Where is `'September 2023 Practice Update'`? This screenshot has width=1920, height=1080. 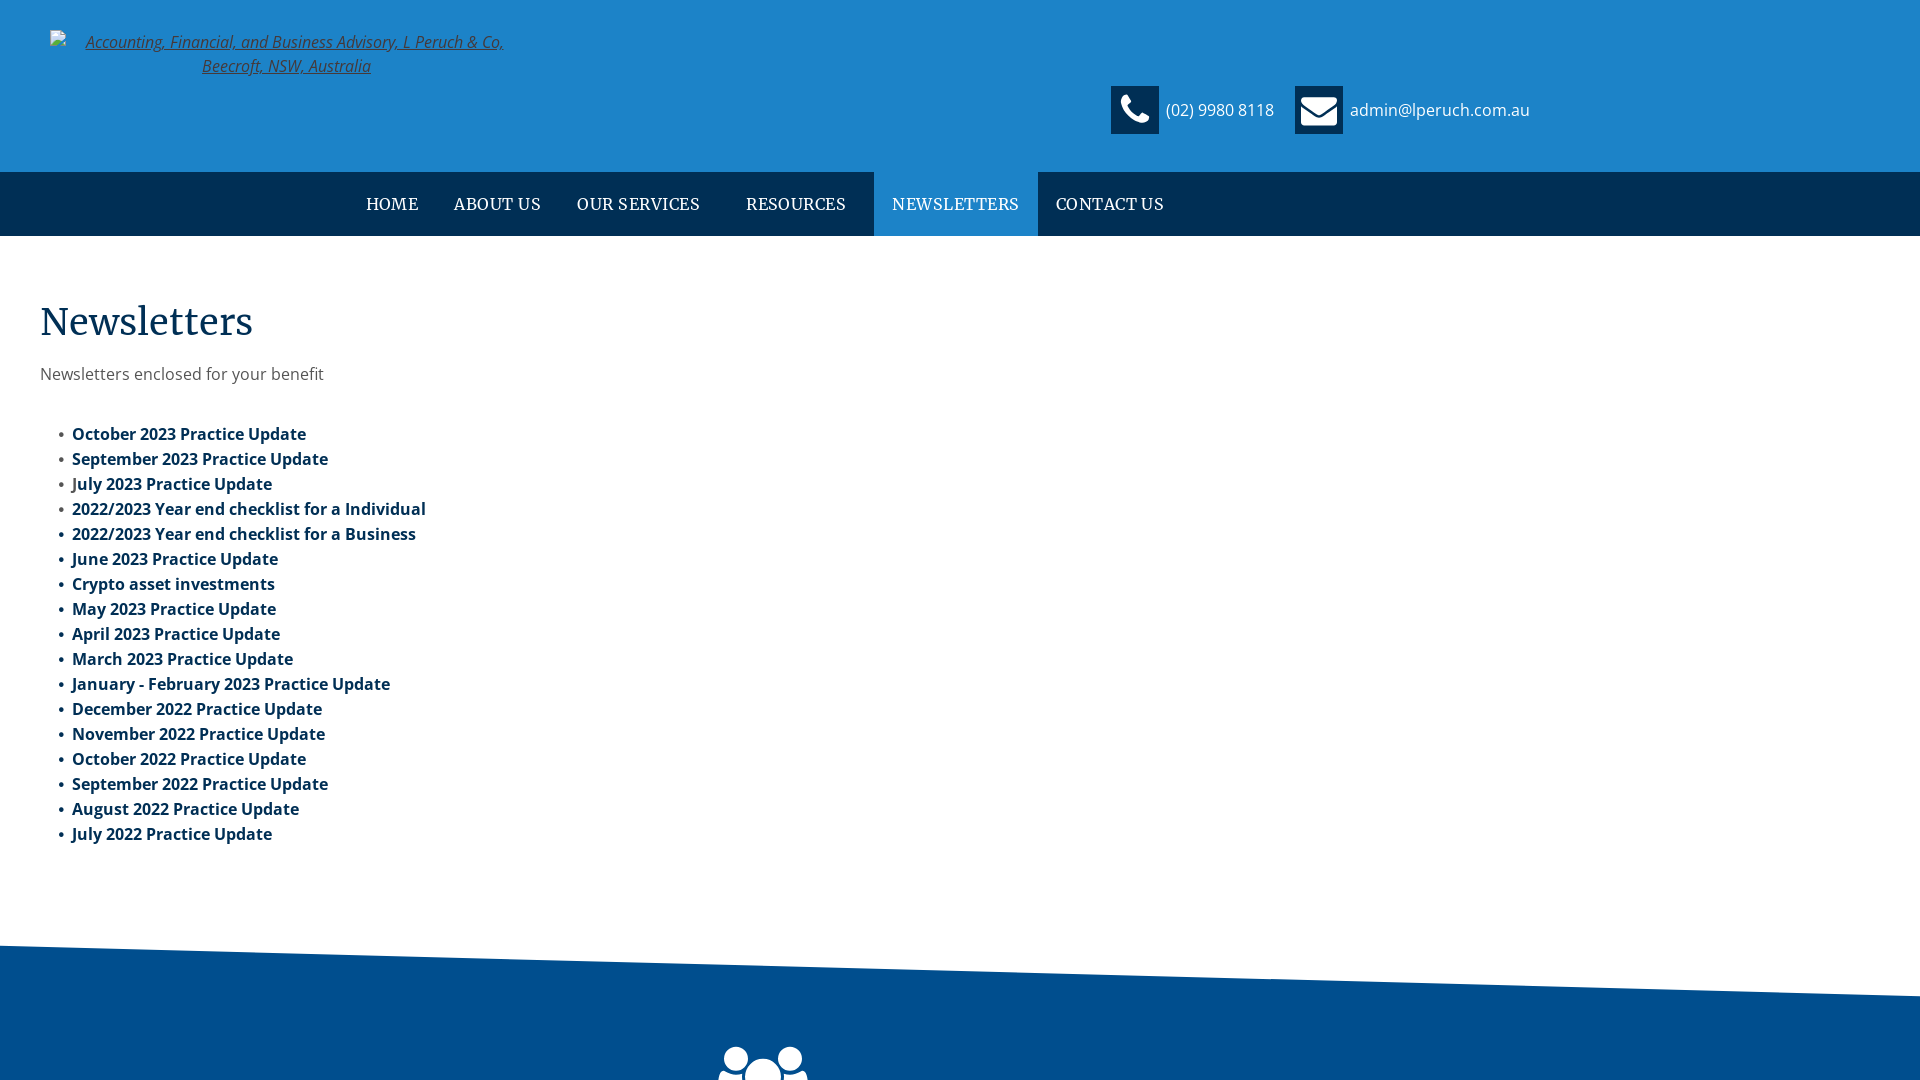 'September 2023 Practice Update' is located at coordinates (200, 459).